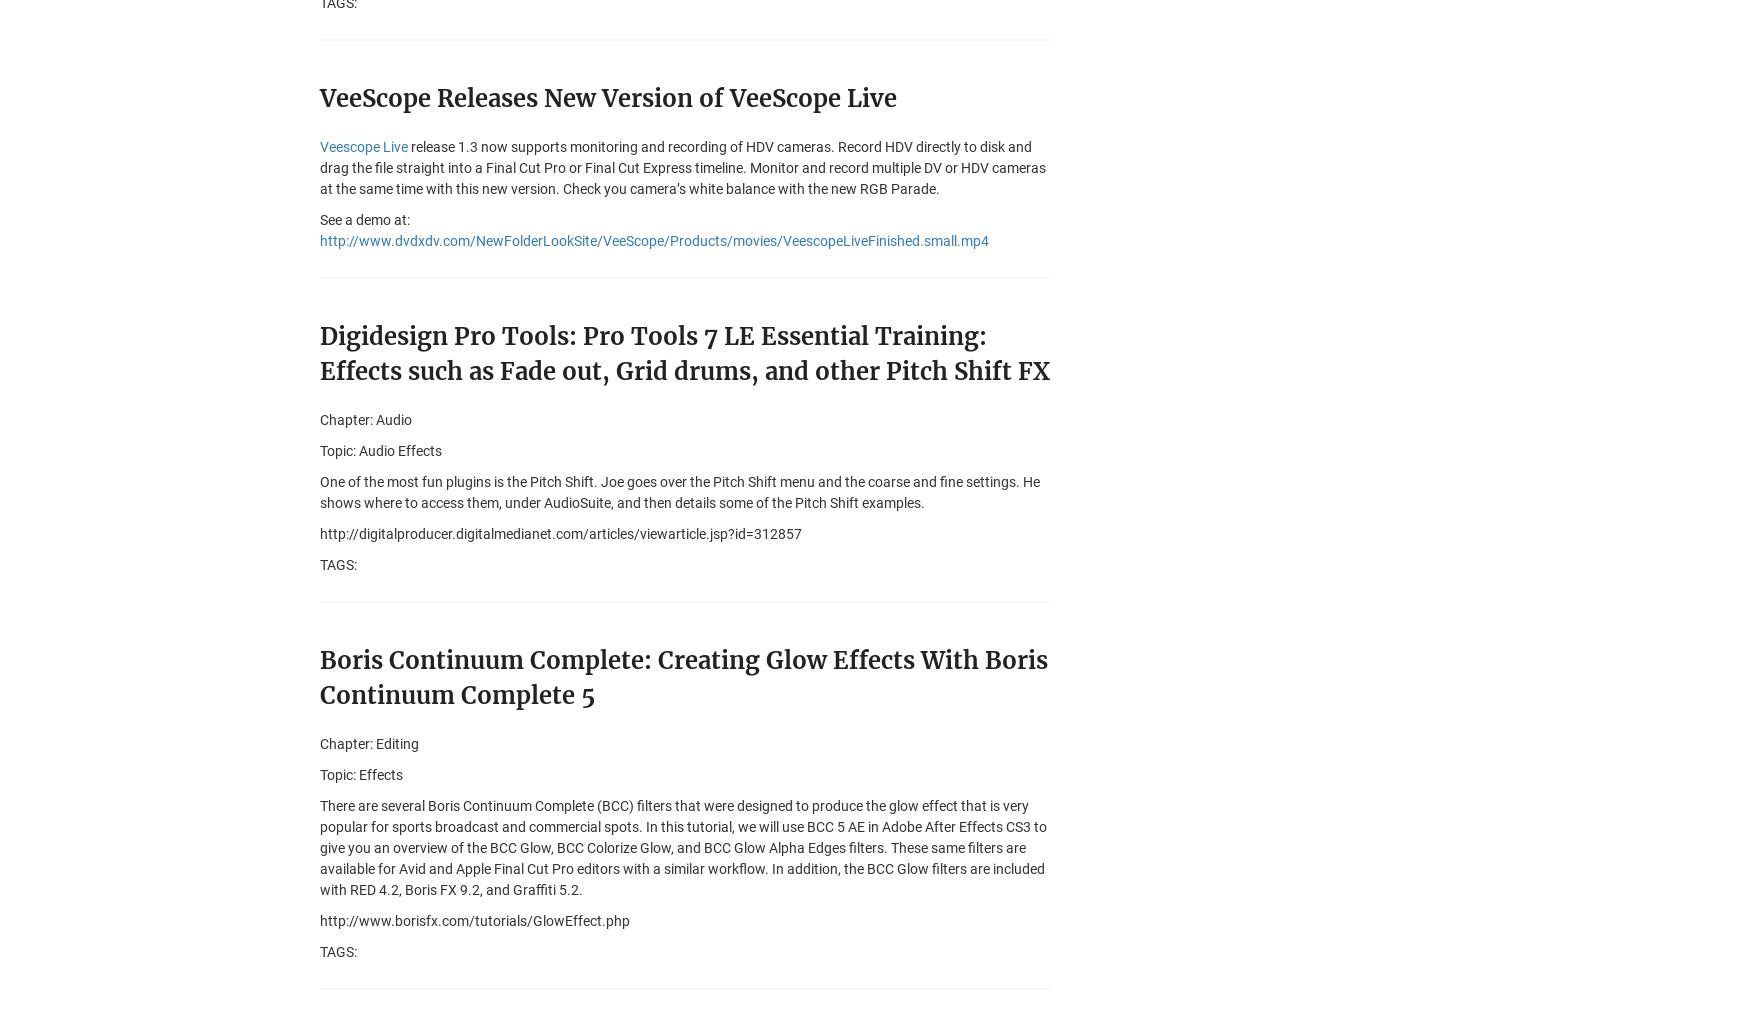  What do you see at coordinates (320, 743) in the screenshot?
I see `'Chapter: Editing'` at bounding box center [320, 743].